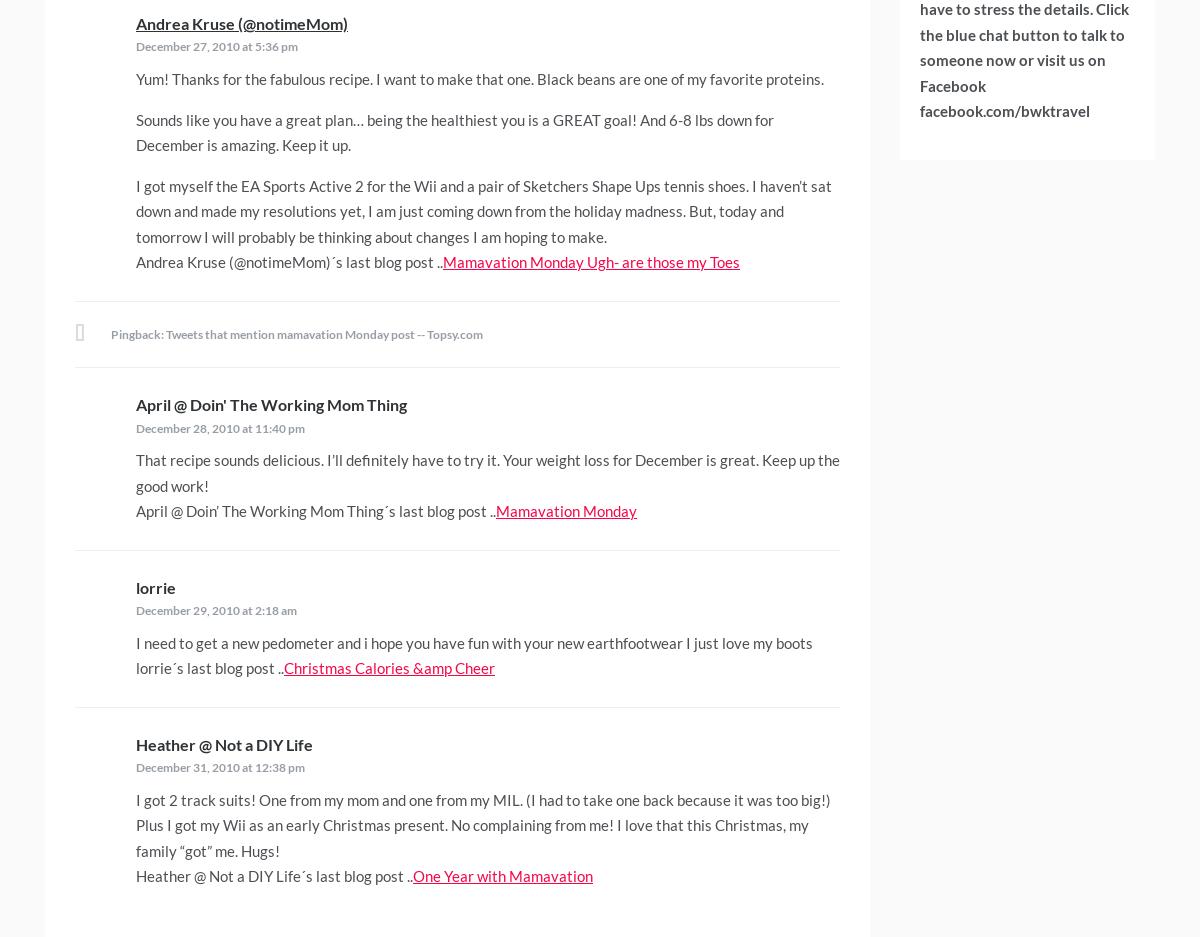  Describe the element at coordinates (135, 642) in the screenshot. I see `'I need to get a new pedometer and i hope you have fun with your new earthfootwear I just love my boots'` at that location.